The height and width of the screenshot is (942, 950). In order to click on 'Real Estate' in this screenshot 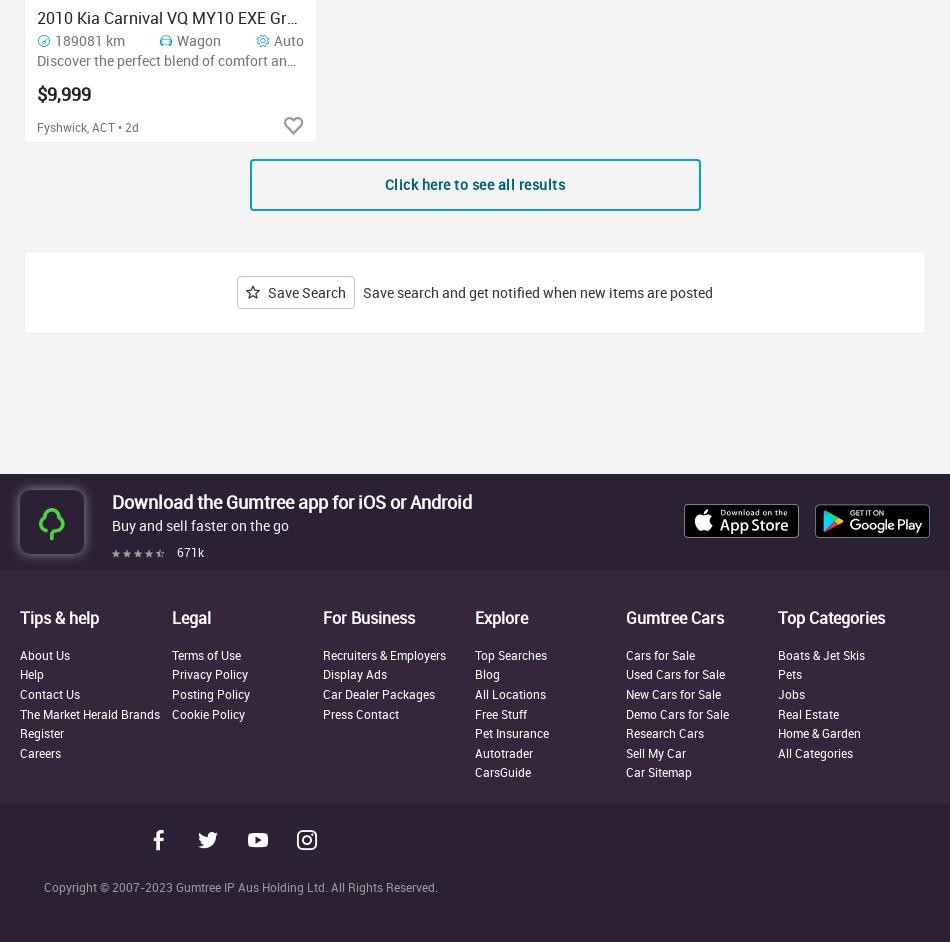, I will do `click(806, 711)`.